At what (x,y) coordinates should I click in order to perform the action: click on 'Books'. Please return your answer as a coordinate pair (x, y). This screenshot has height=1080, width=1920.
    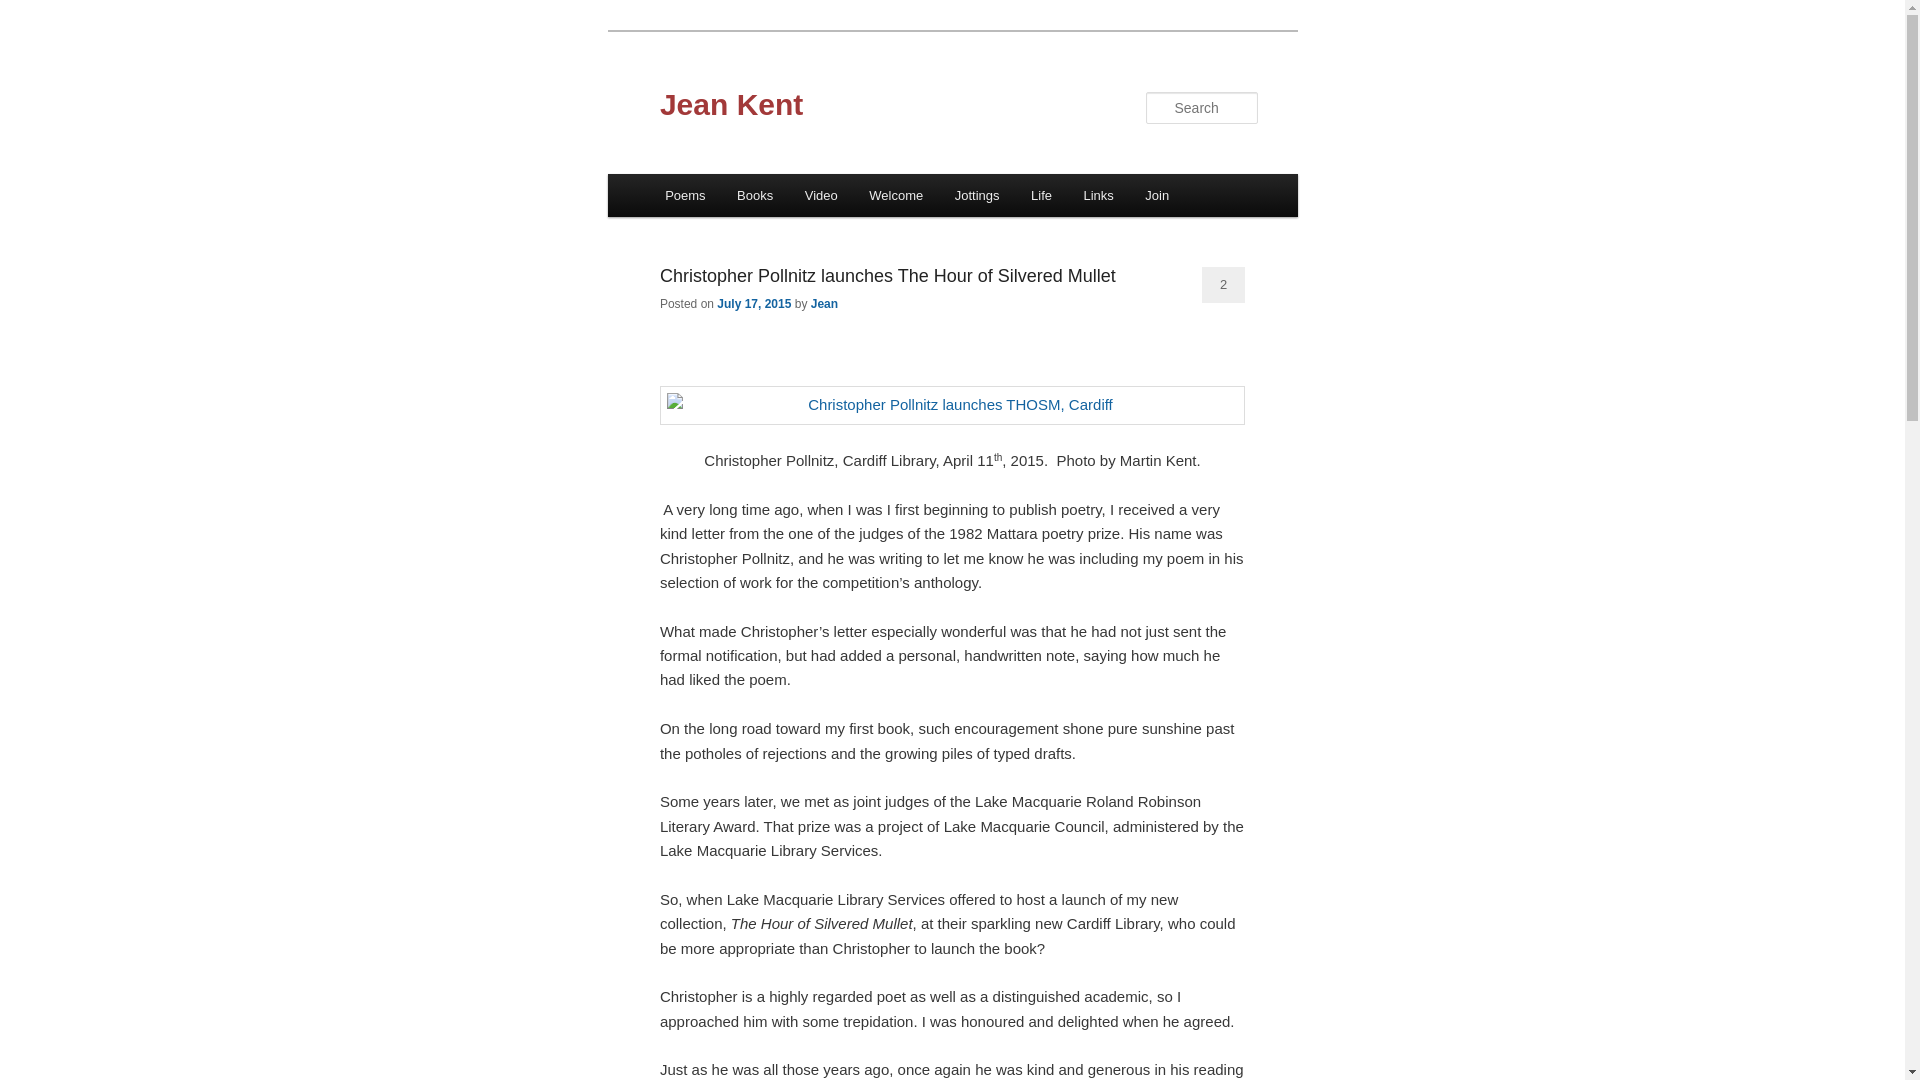
    Looking at the image, I should click on (753, 195).